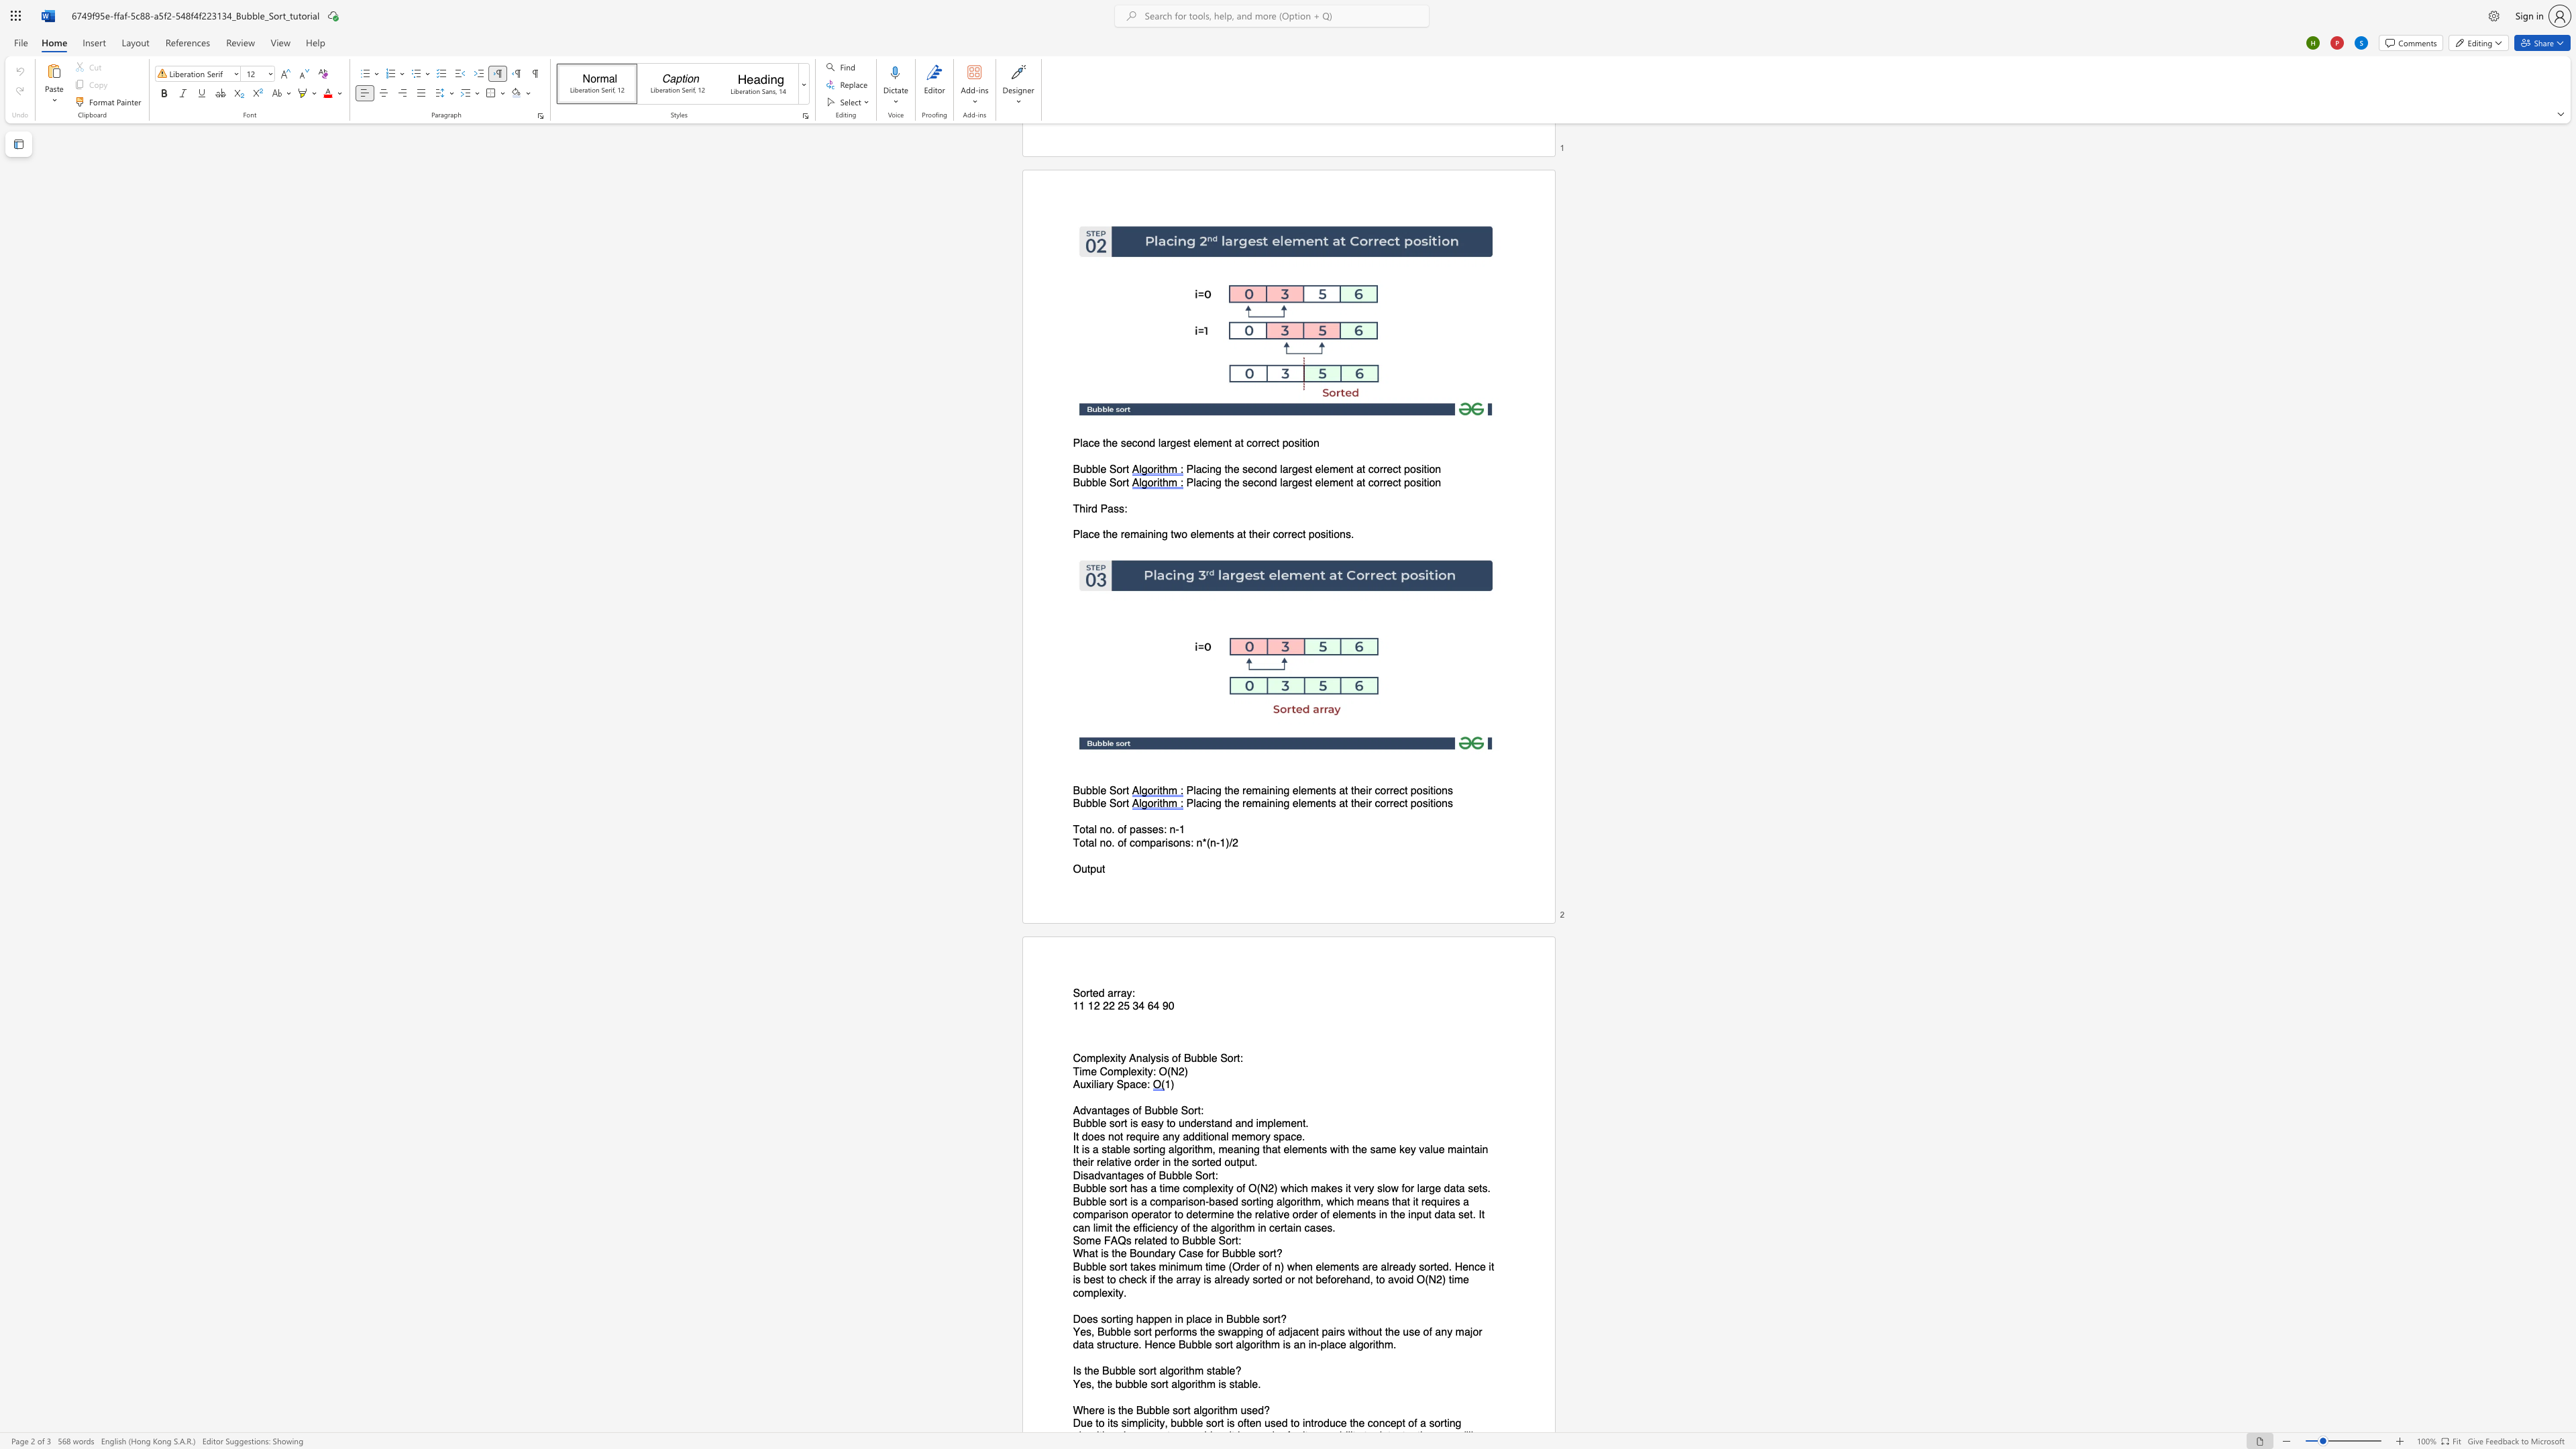 The width and height of the screenshot is (2576, 1449). I want to click on the space between the continuous character "2" and ")" in the text, so click(1272, 1187).